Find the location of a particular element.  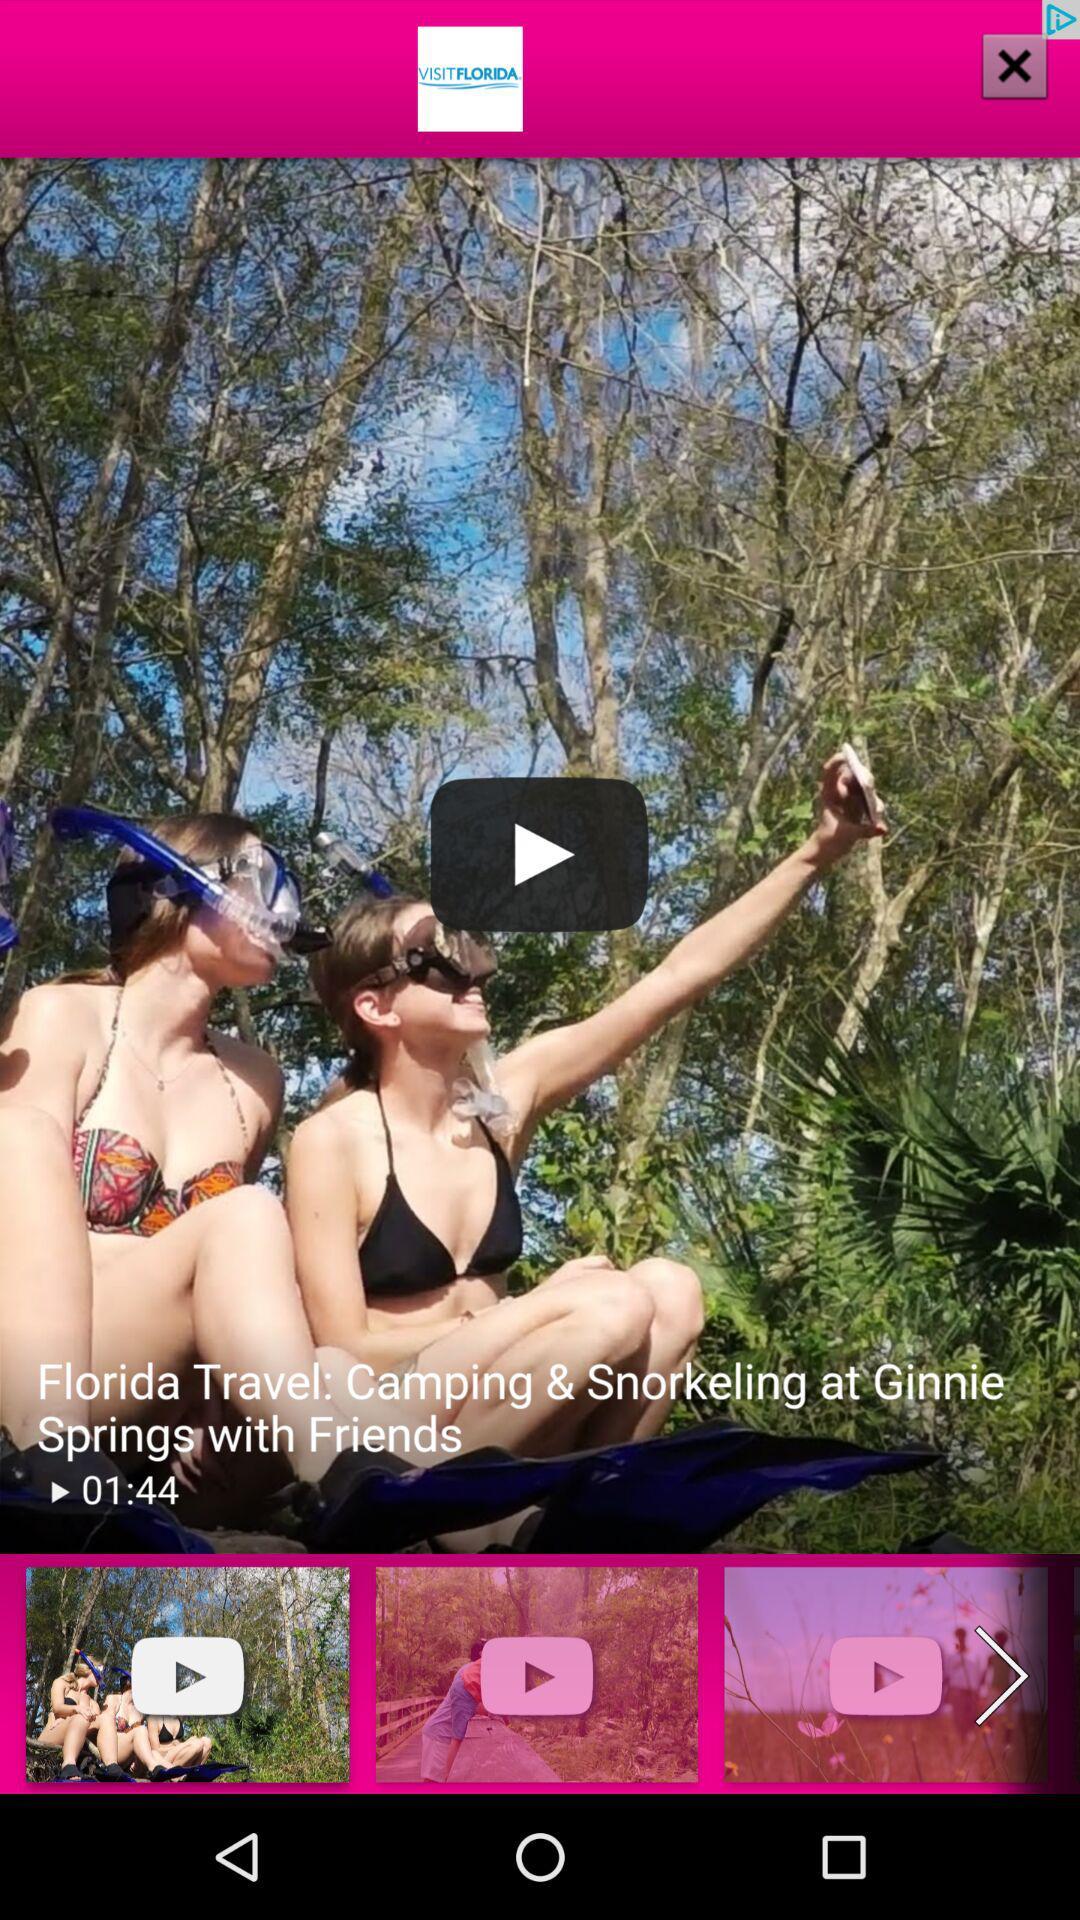

the close icon is located at coordinates (1014, 70).